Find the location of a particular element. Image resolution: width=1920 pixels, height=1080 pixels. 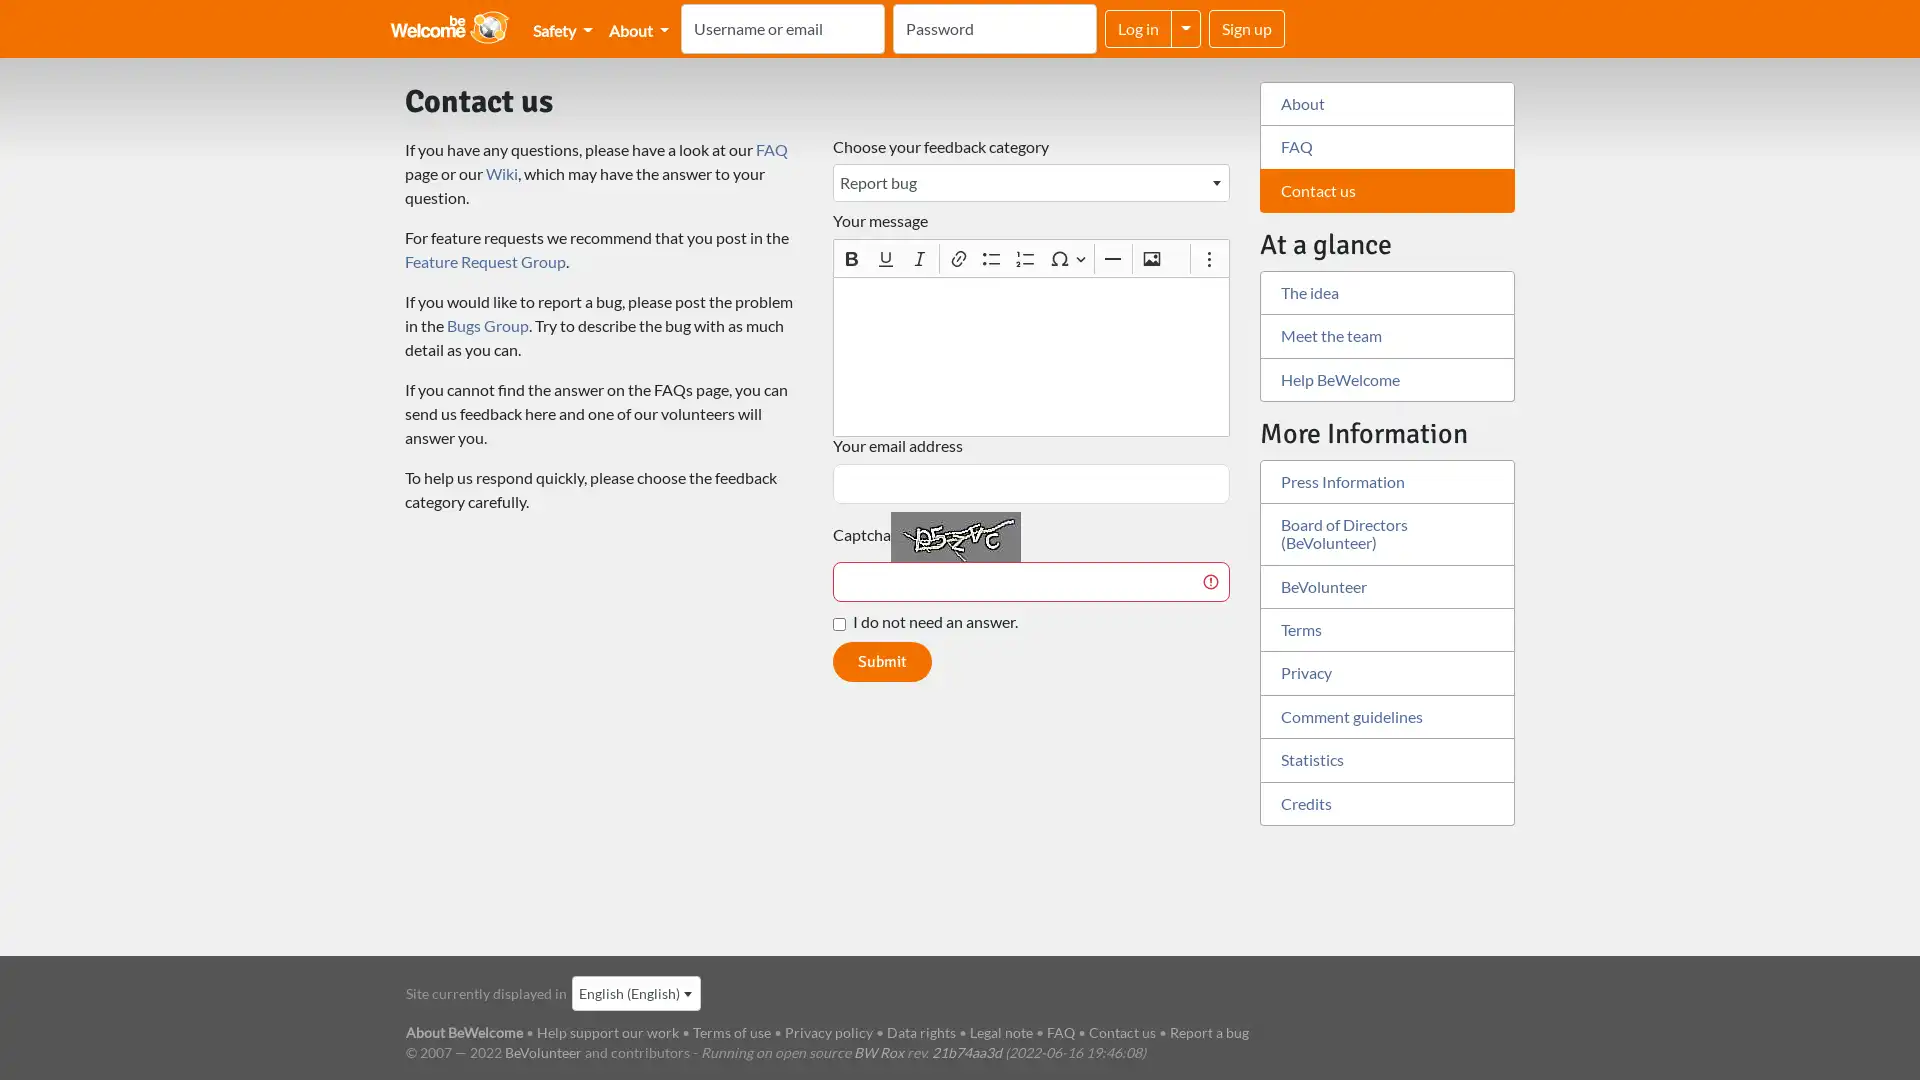

Underline is located at coordinates (885, 257).